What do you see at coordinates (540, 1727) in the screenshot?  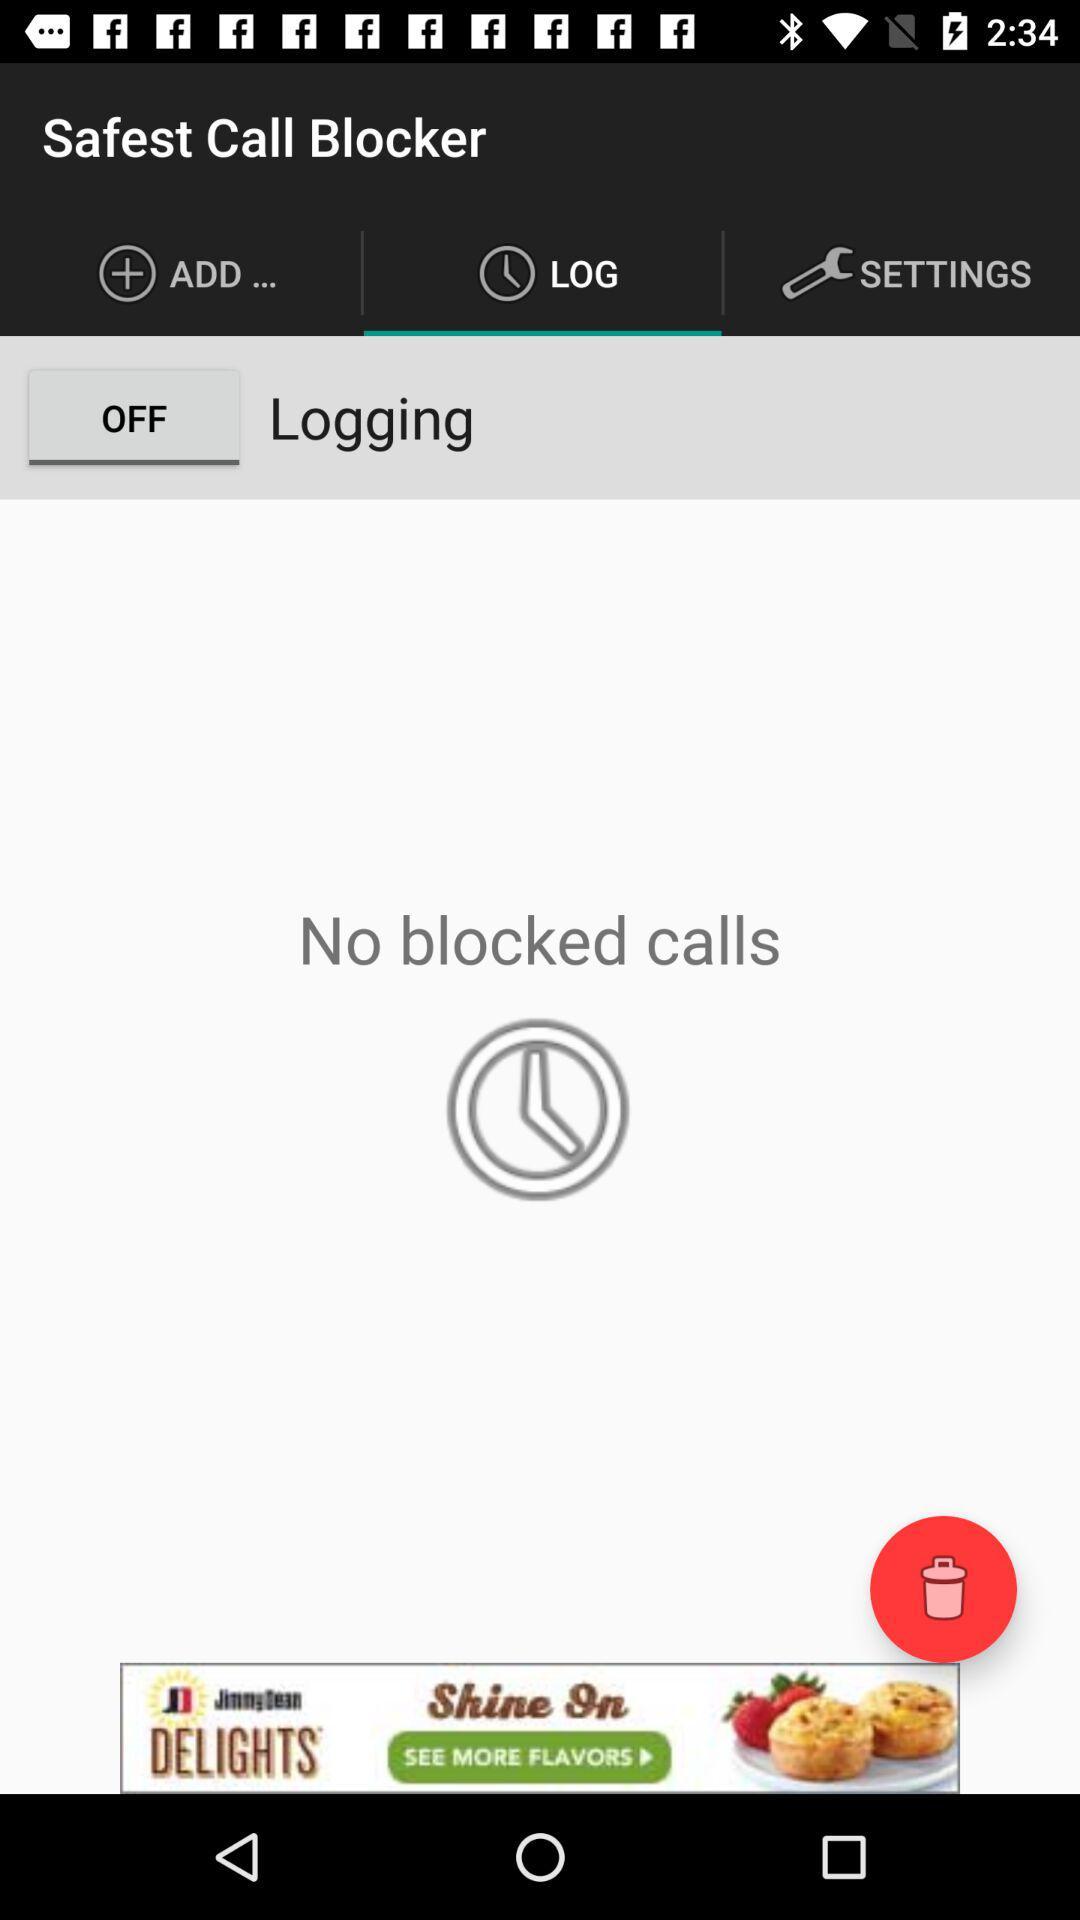 I see `banner` at bounding box center [540, 1727].